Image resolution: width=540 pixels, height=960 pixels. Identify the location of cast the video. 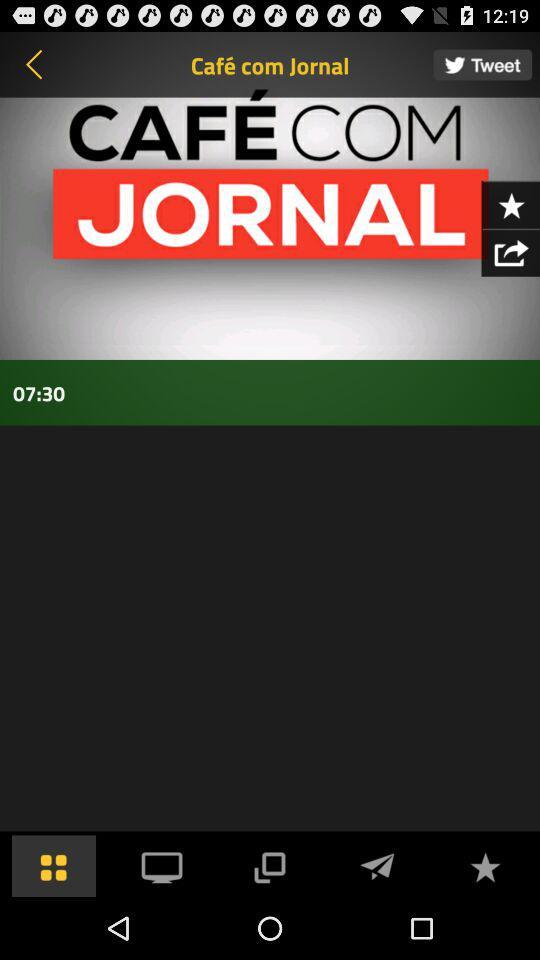
(269, 864).